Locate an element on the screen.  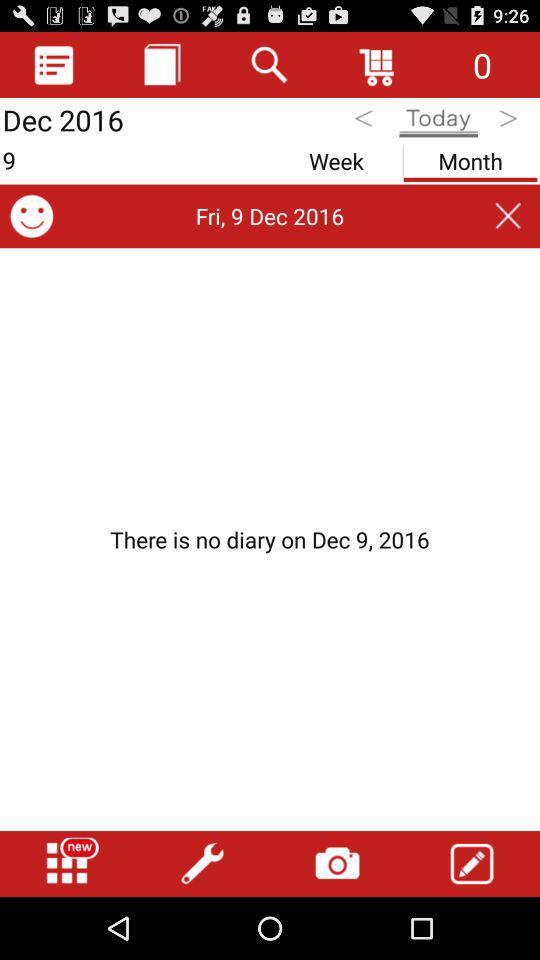
copy button is located at coordinates (161, 64).